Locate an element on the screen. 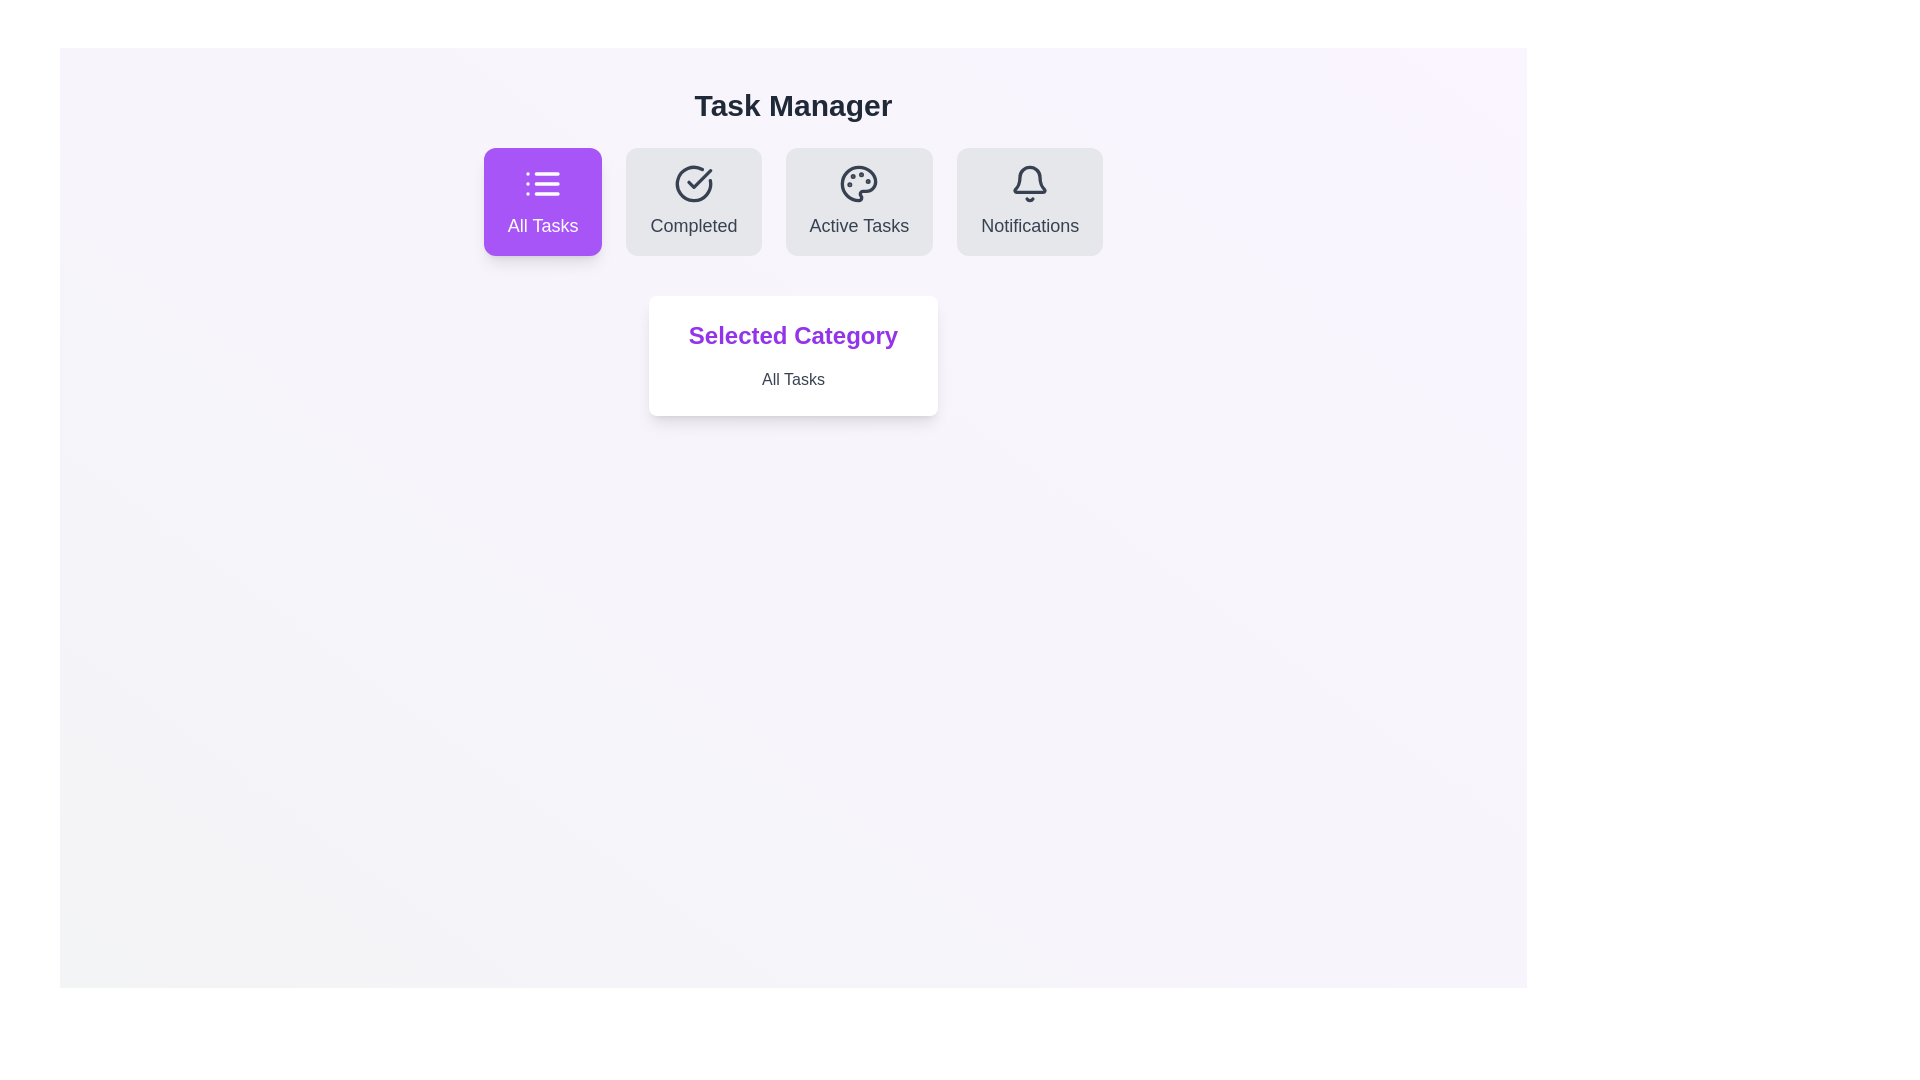 This screenshot has height=1080, width=1920. the category button labeled Completed is located at coordinates (693, 201).